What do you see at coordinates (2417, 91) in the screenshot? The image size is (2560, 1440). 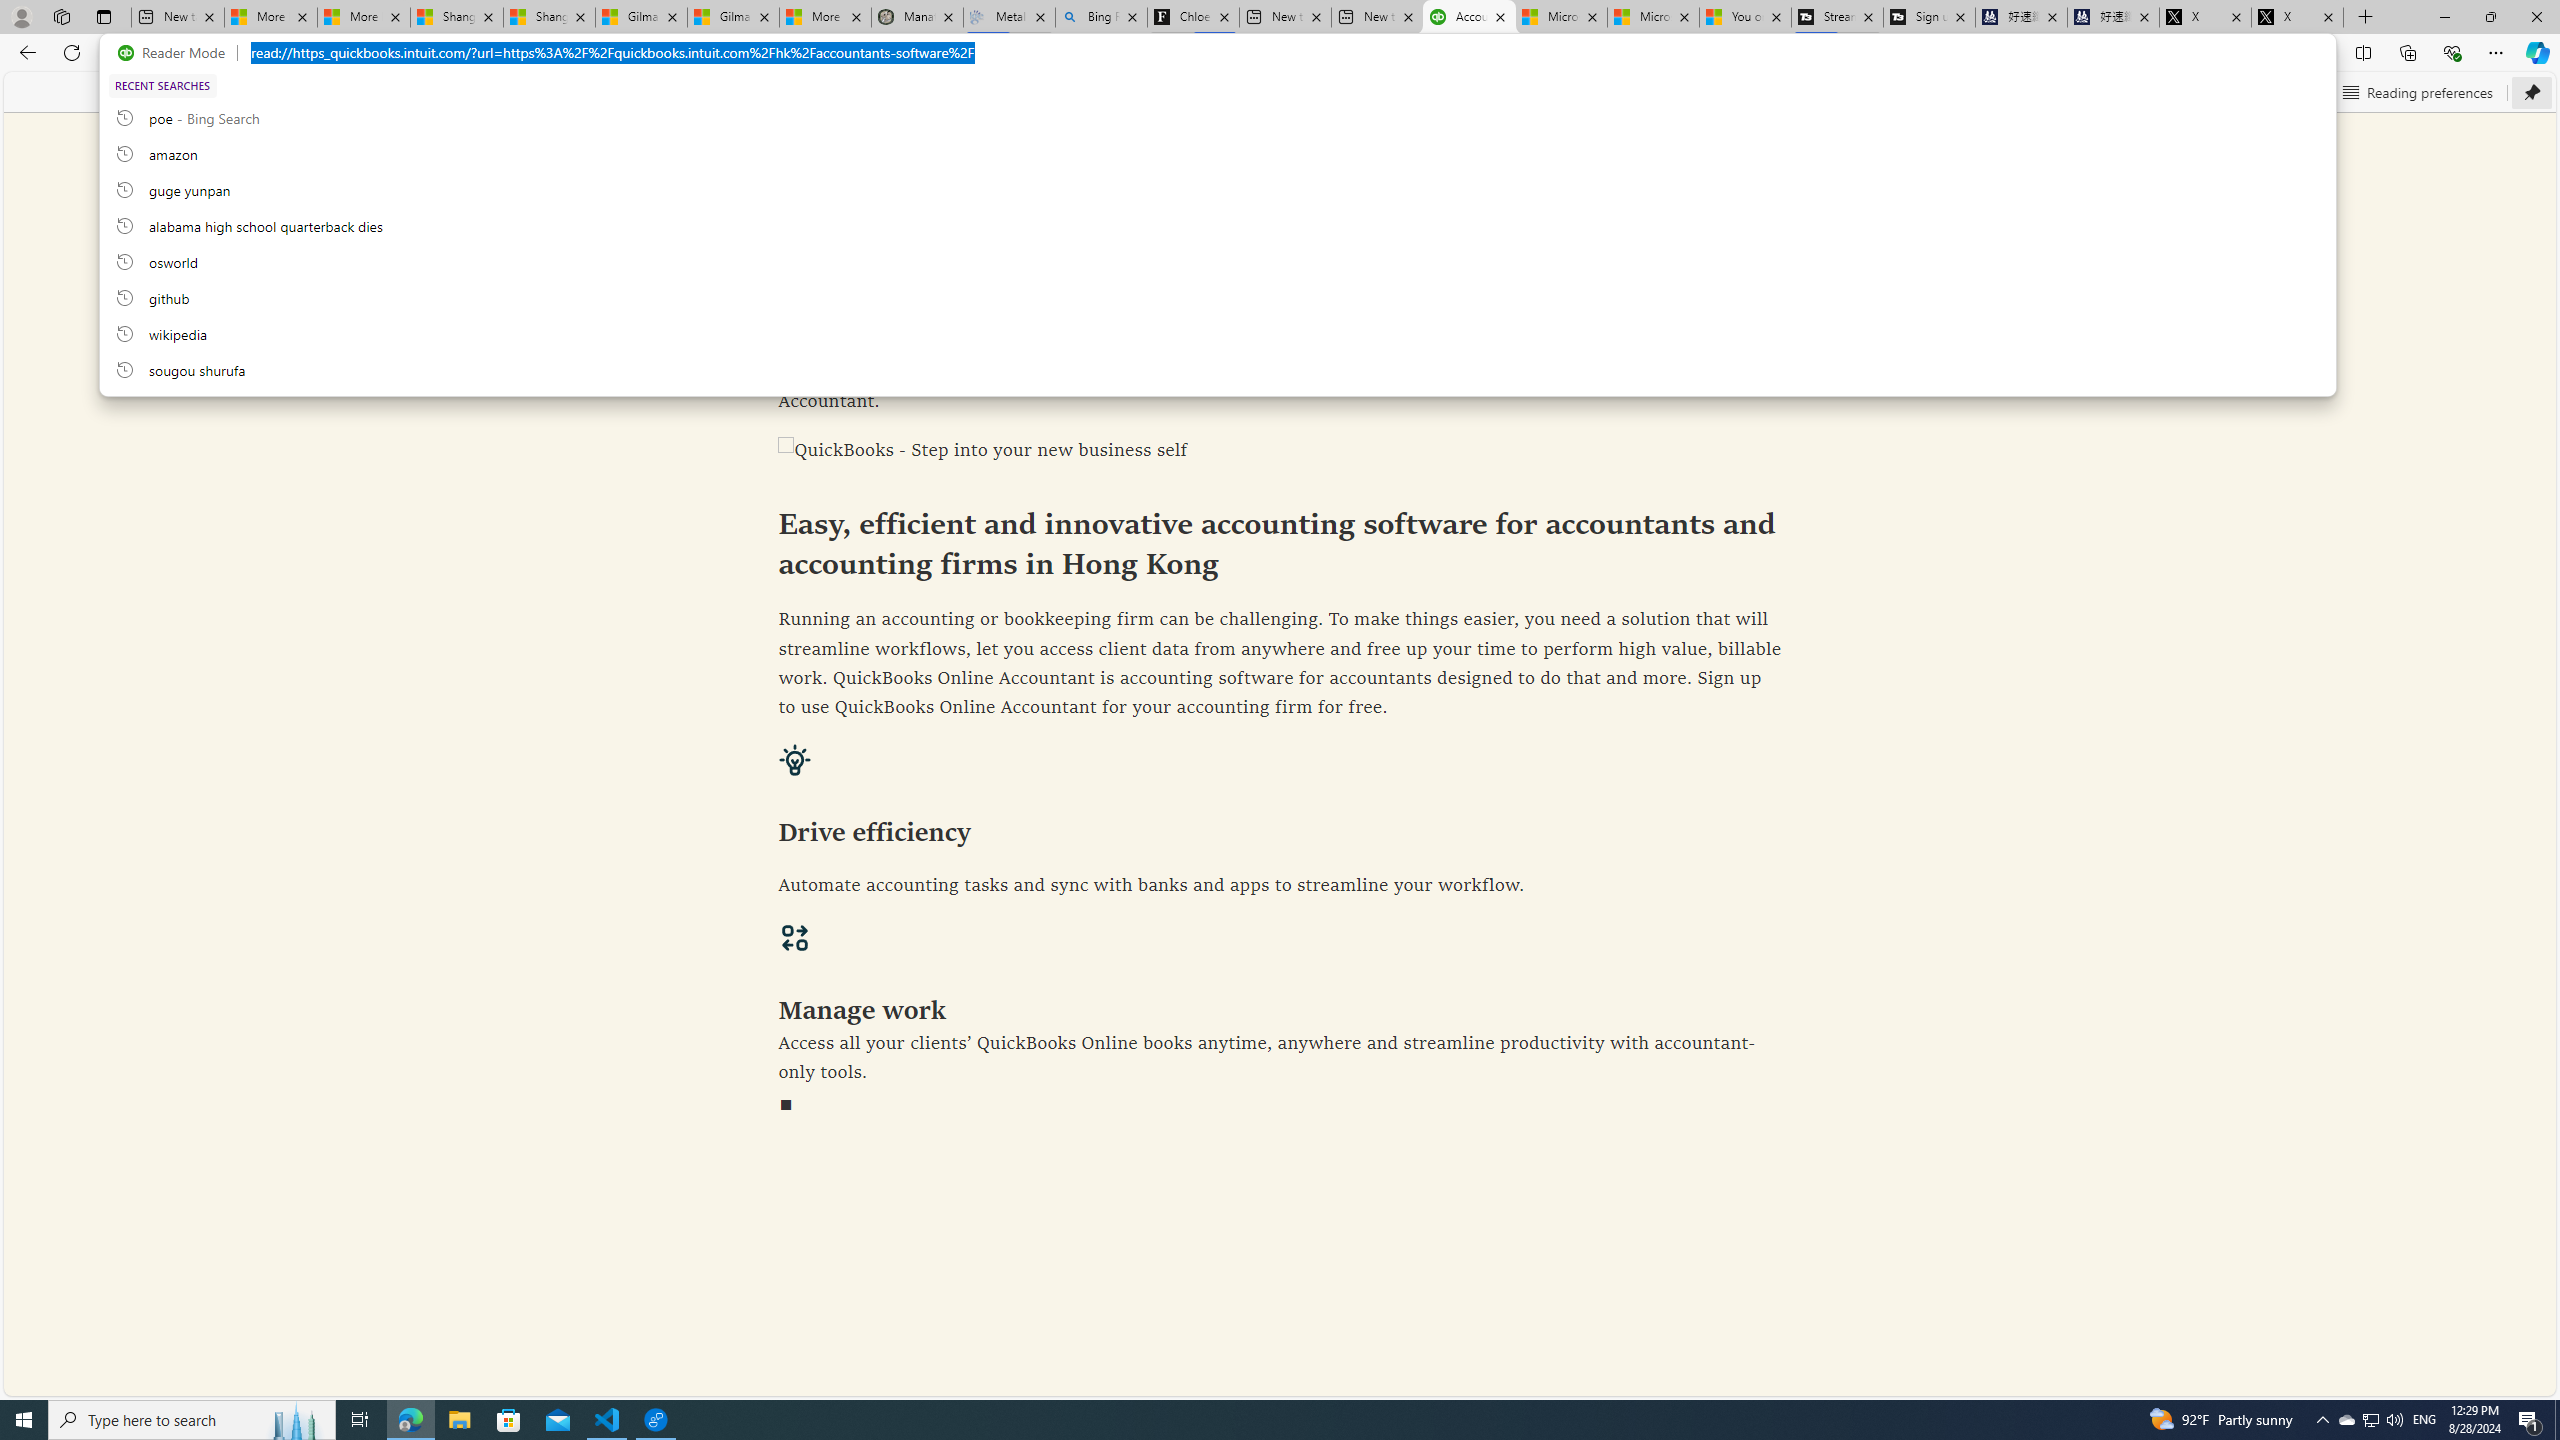 I see `'Reading preferences'` at bounding box center [2417, 91].